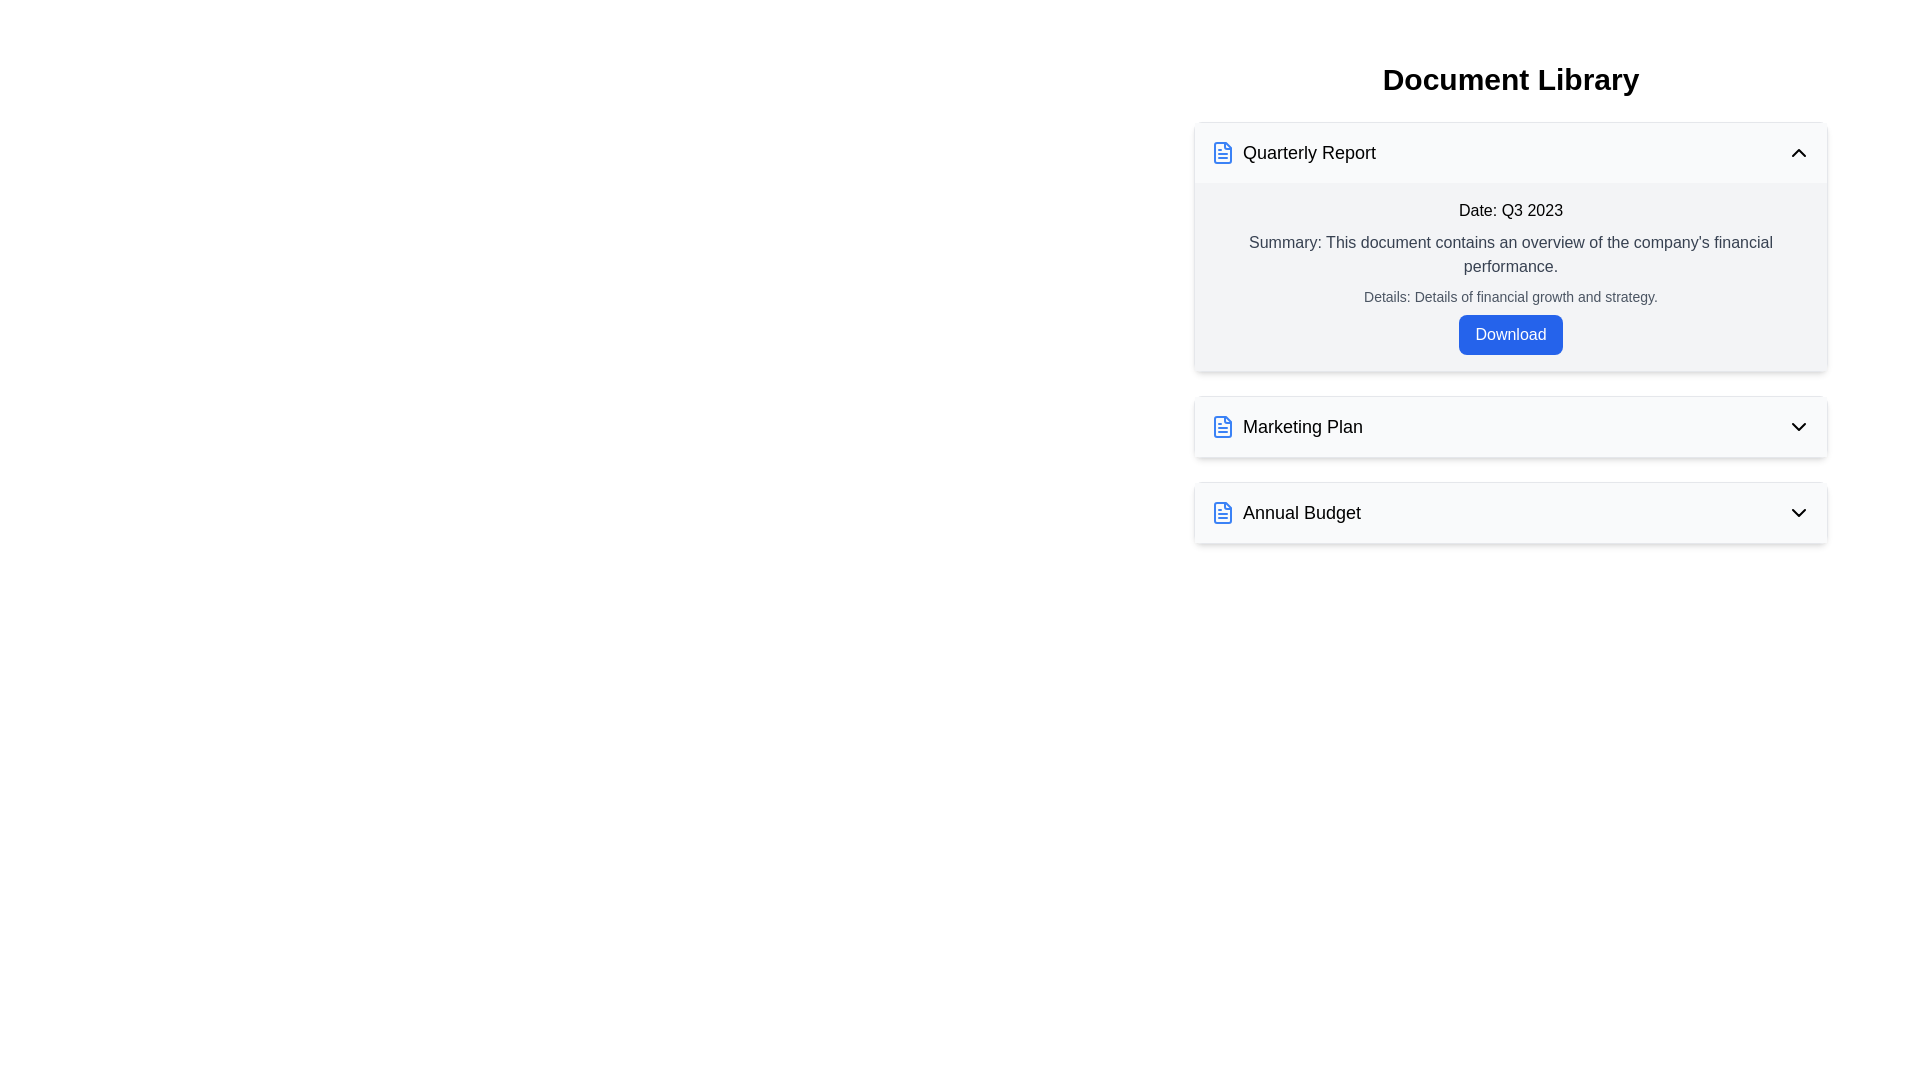 This screenshot has height=1080, width=1920. What do you see at coordinates (1309, 152) in the screenshot?
I see `the 'Quarterly Report' text label, which is displayed in bold, medium font size and is located to the right of a blue document icon in the 'Document Library' area` at bounding box center [1309, 152].